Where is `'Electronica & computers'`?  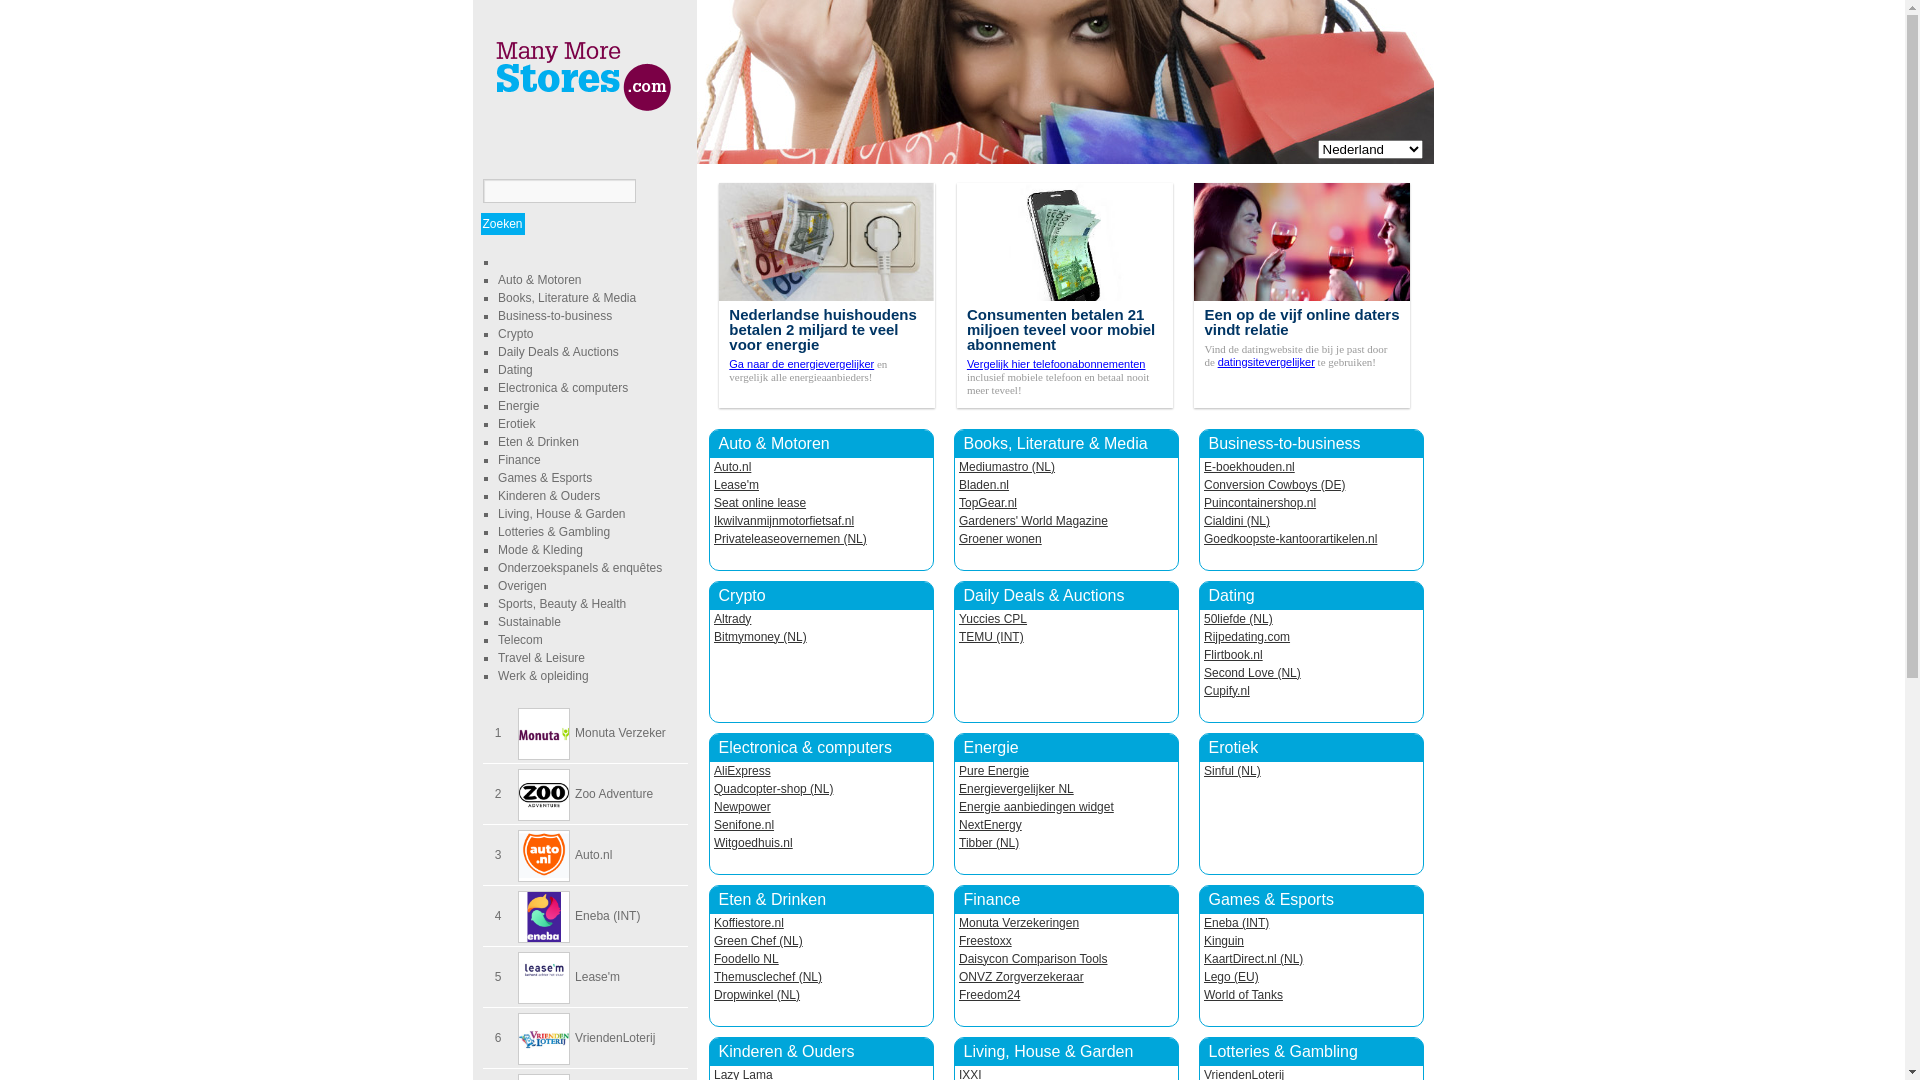 'Electronica & computers' is located at coordinates (804, 747).